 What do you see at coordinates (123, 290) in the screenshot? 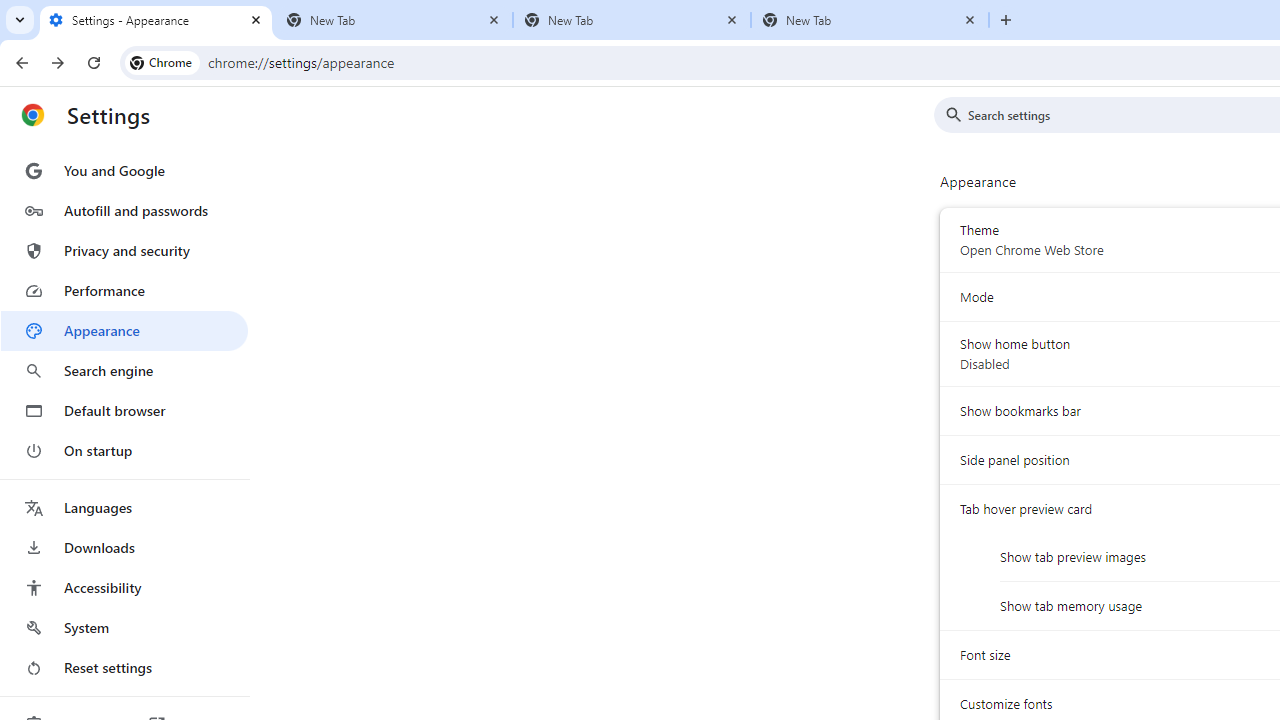
I see `'Performance'` at bounding box center [123, 290].